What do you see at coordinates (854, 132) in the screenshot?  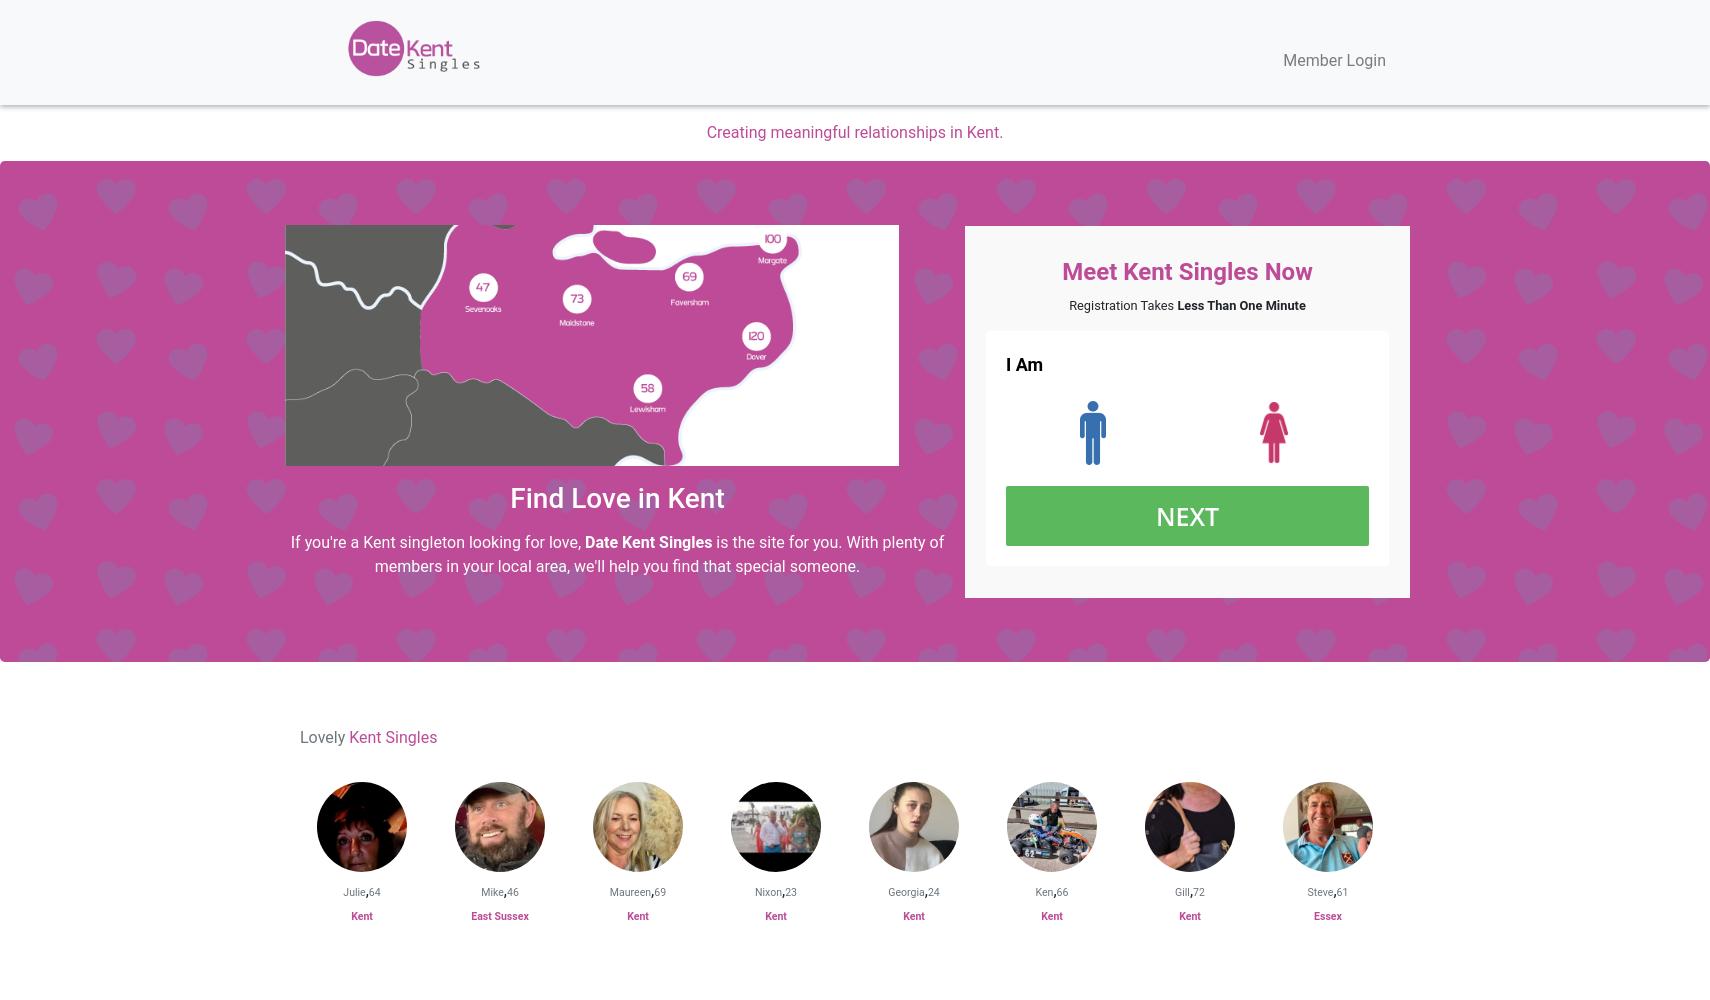 I see `'Creating meaningful relationships in Kent.'` at bounding box center [854, 132].